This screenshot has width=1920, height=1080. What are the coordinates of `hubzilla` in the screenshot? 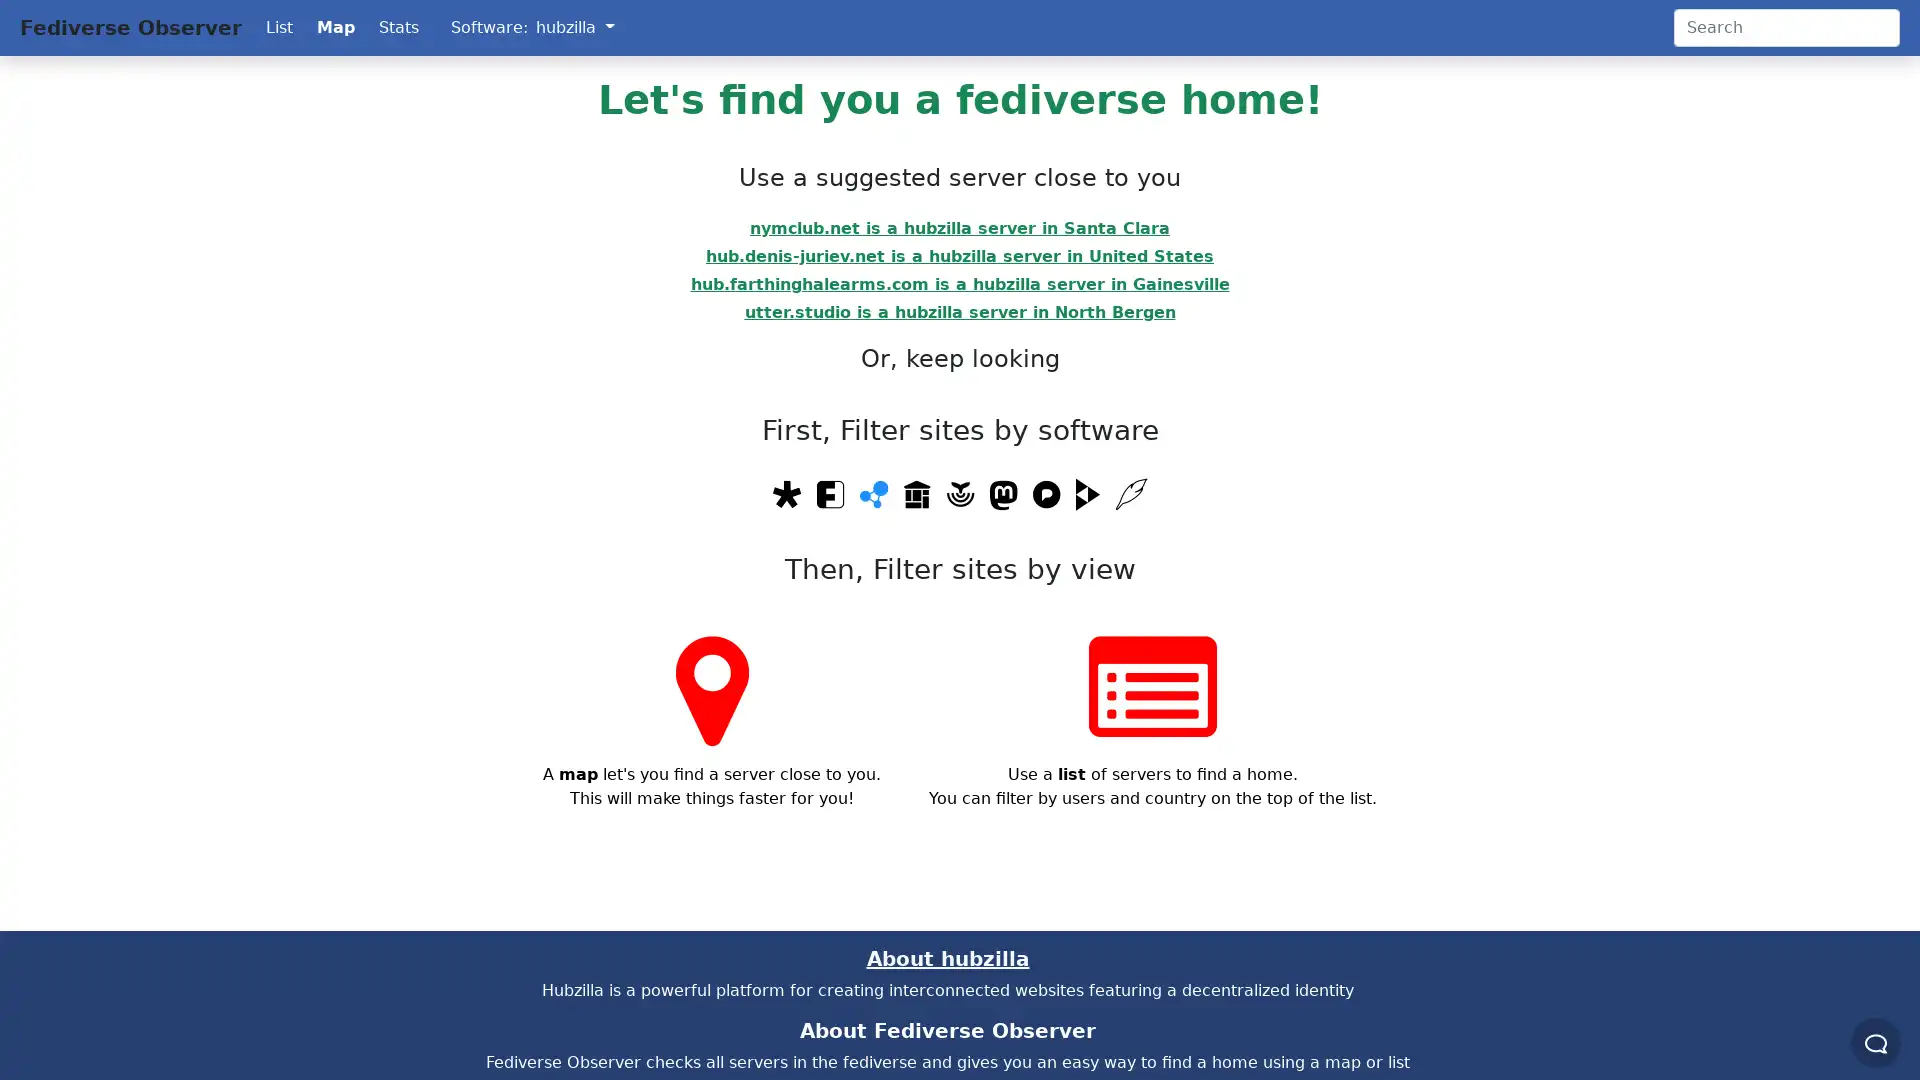 It's located at (574, 27).